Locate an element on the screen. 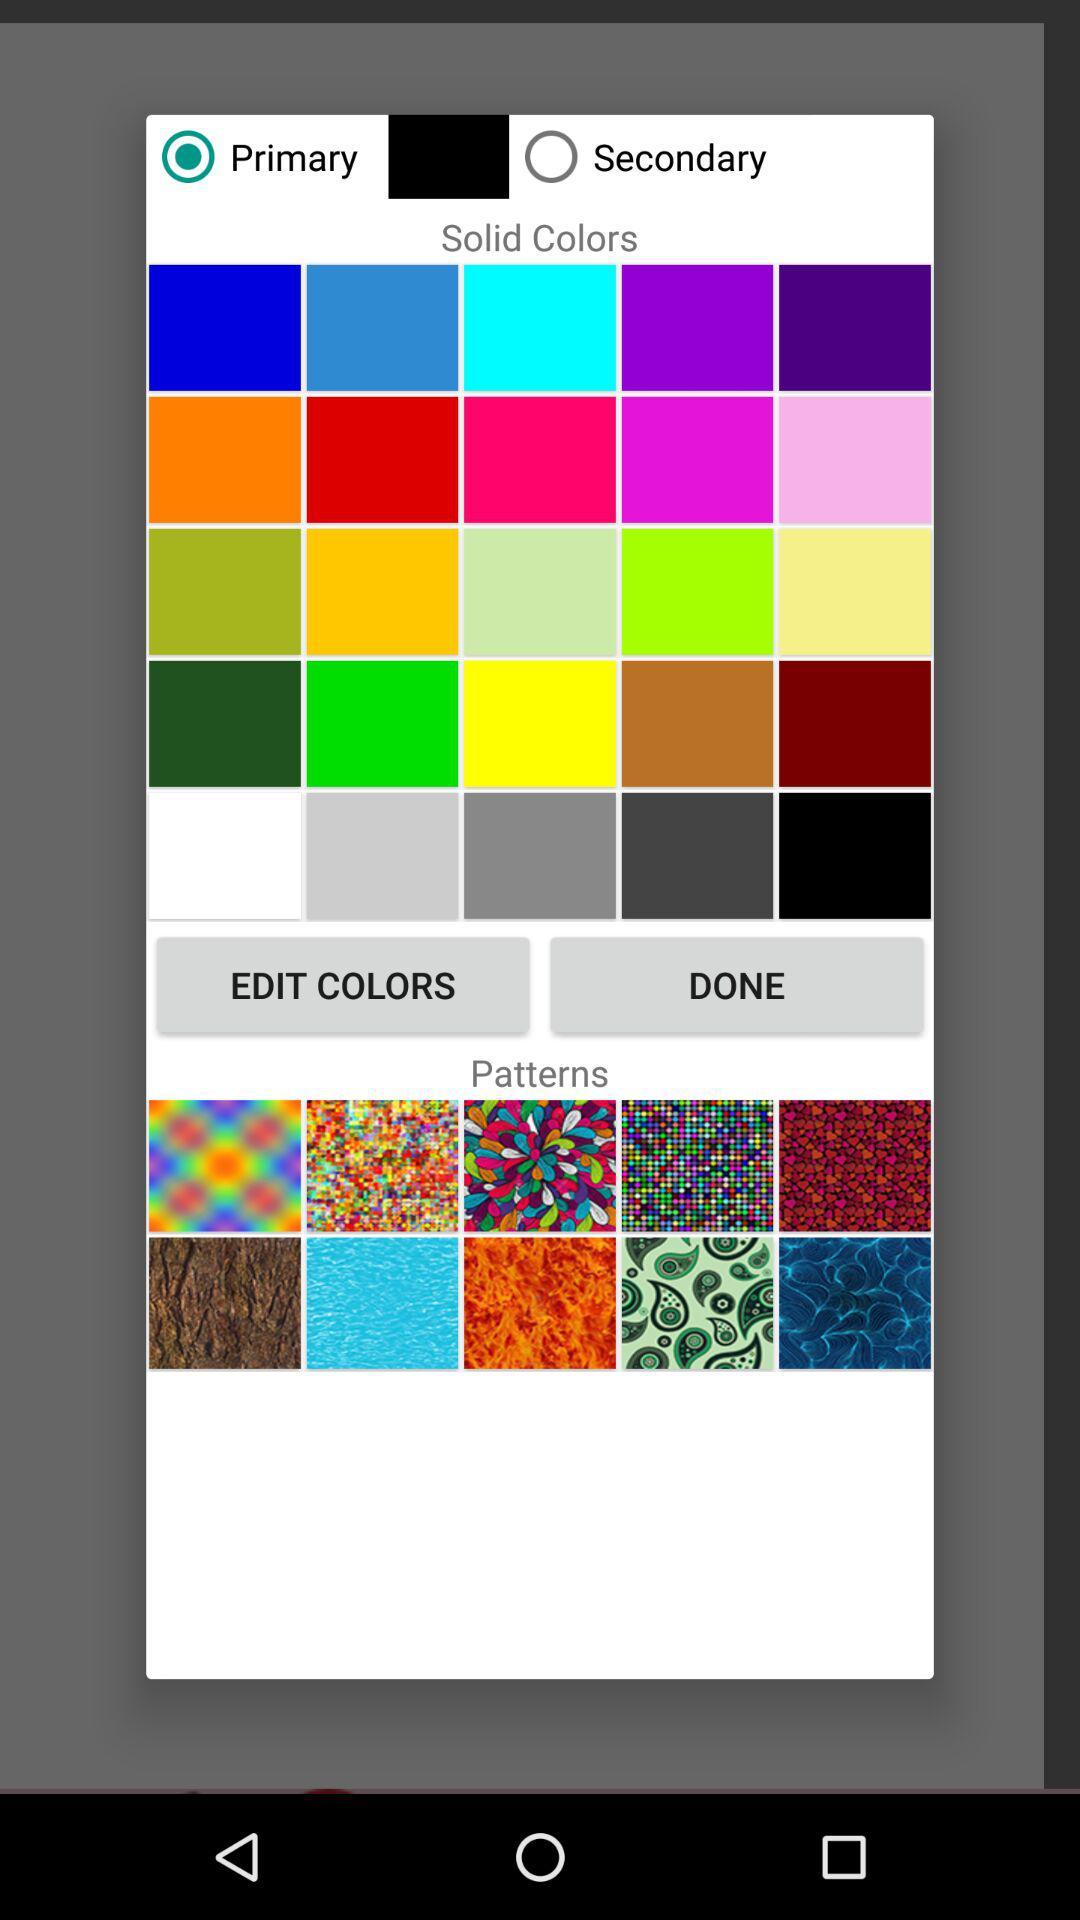  color purple is located at coordinates (696, 327).